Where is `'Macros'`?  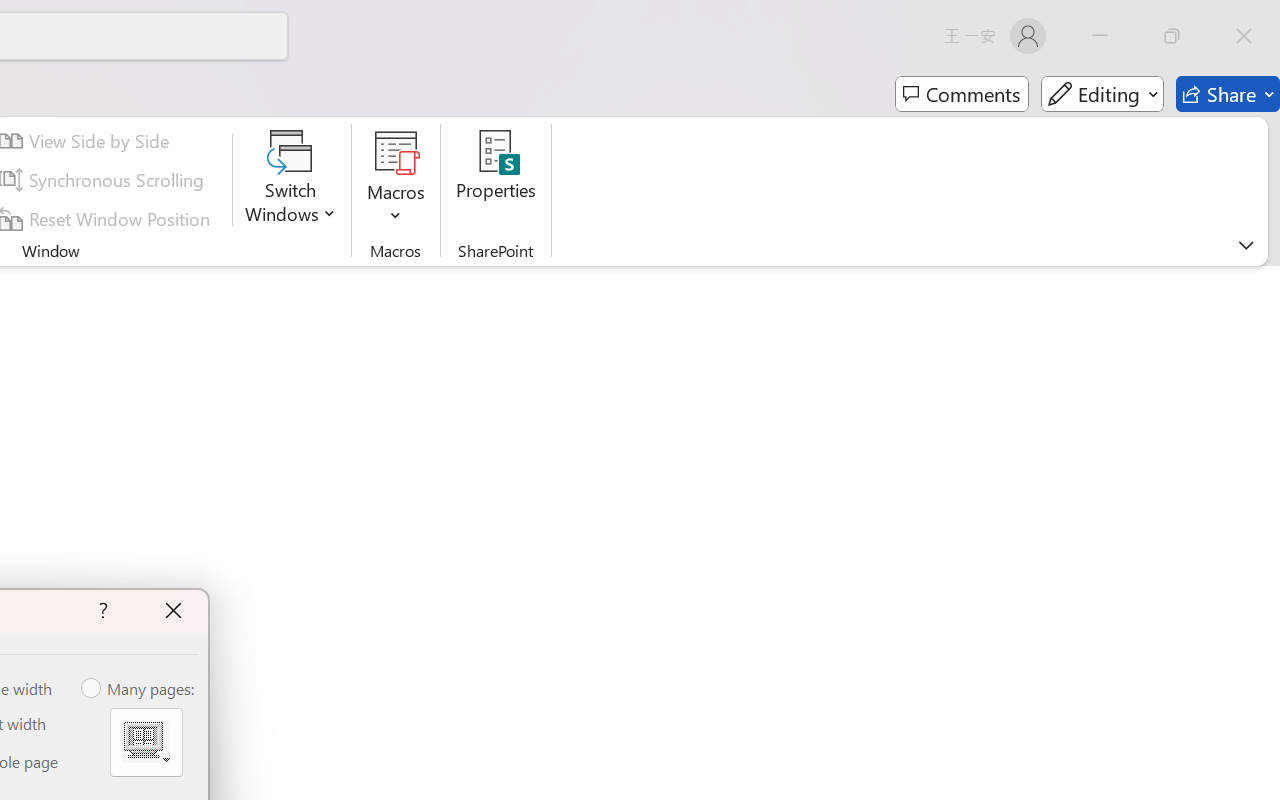
'Macros' is located at coordinates (396, 179).